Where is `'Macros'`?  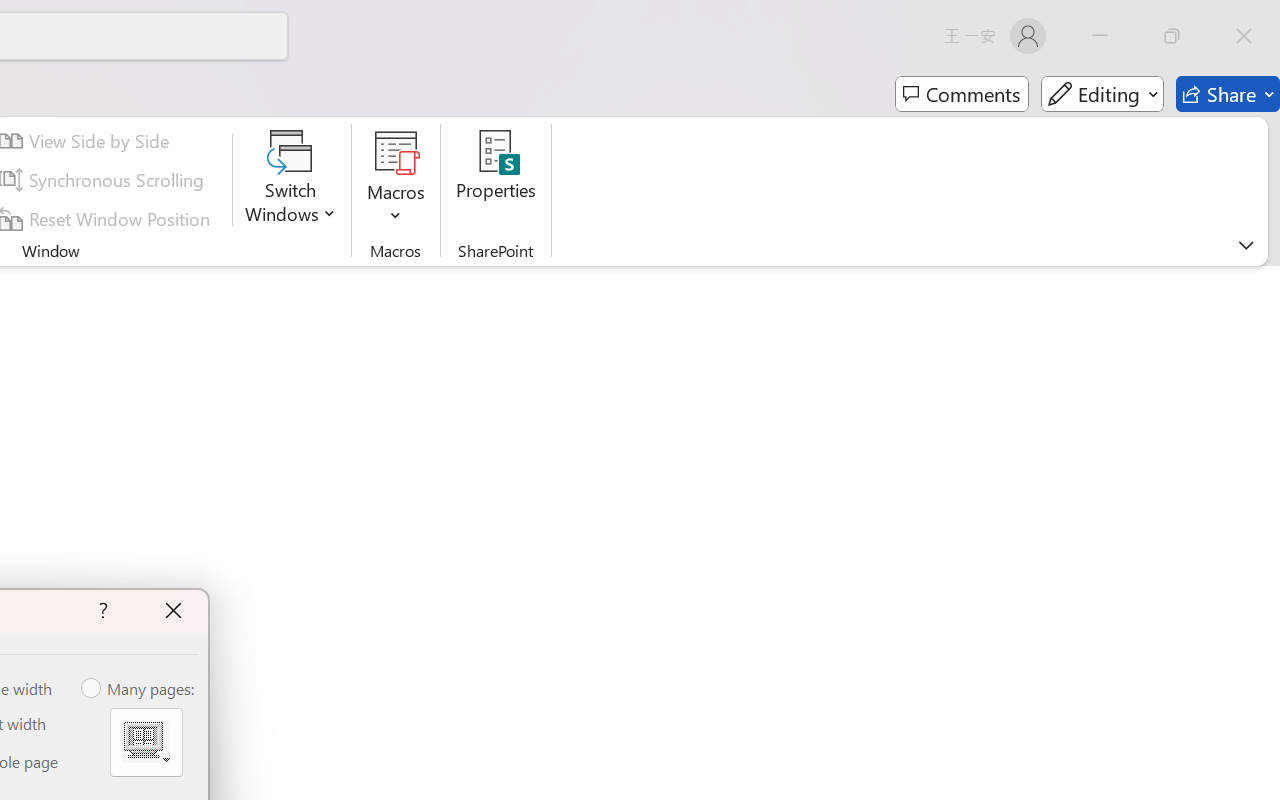
'Macros' is located at coordinates (396, 179).